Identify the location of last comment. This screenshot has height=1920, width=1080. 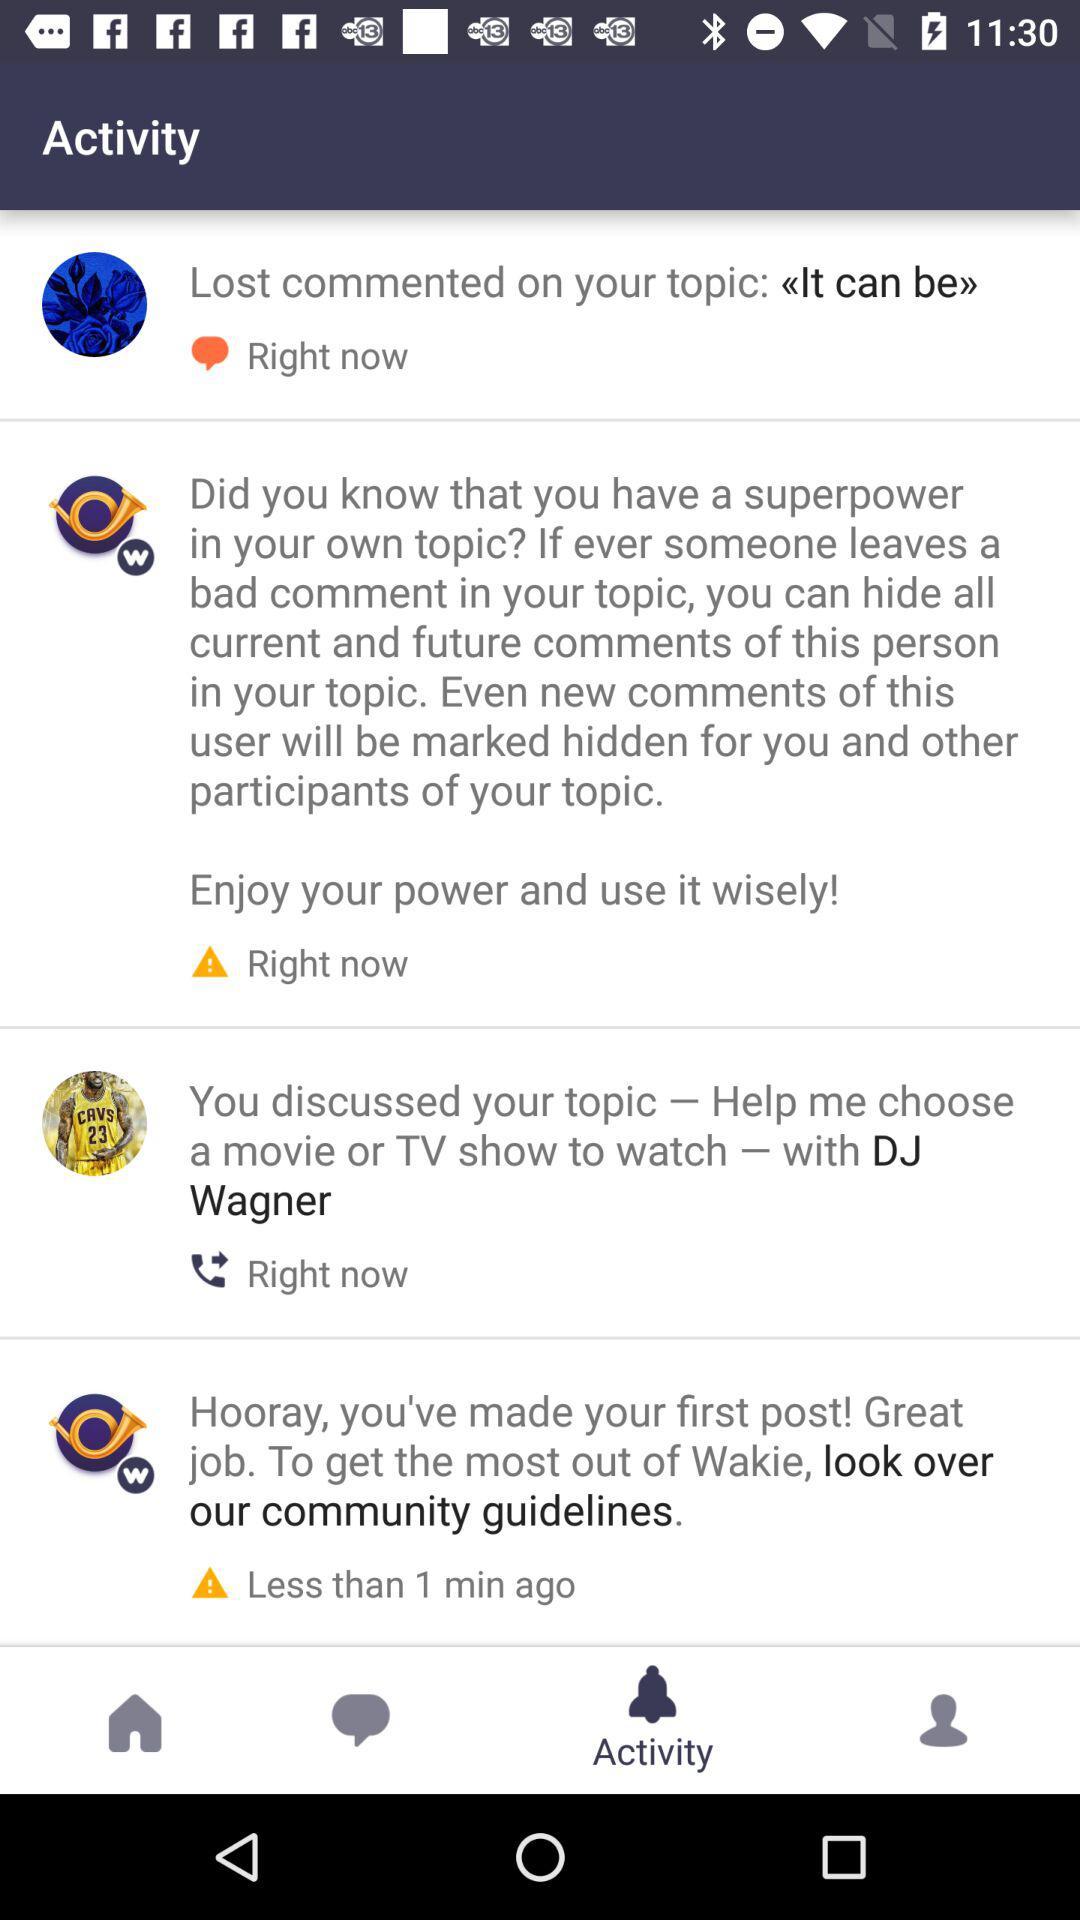
(94, 1433).